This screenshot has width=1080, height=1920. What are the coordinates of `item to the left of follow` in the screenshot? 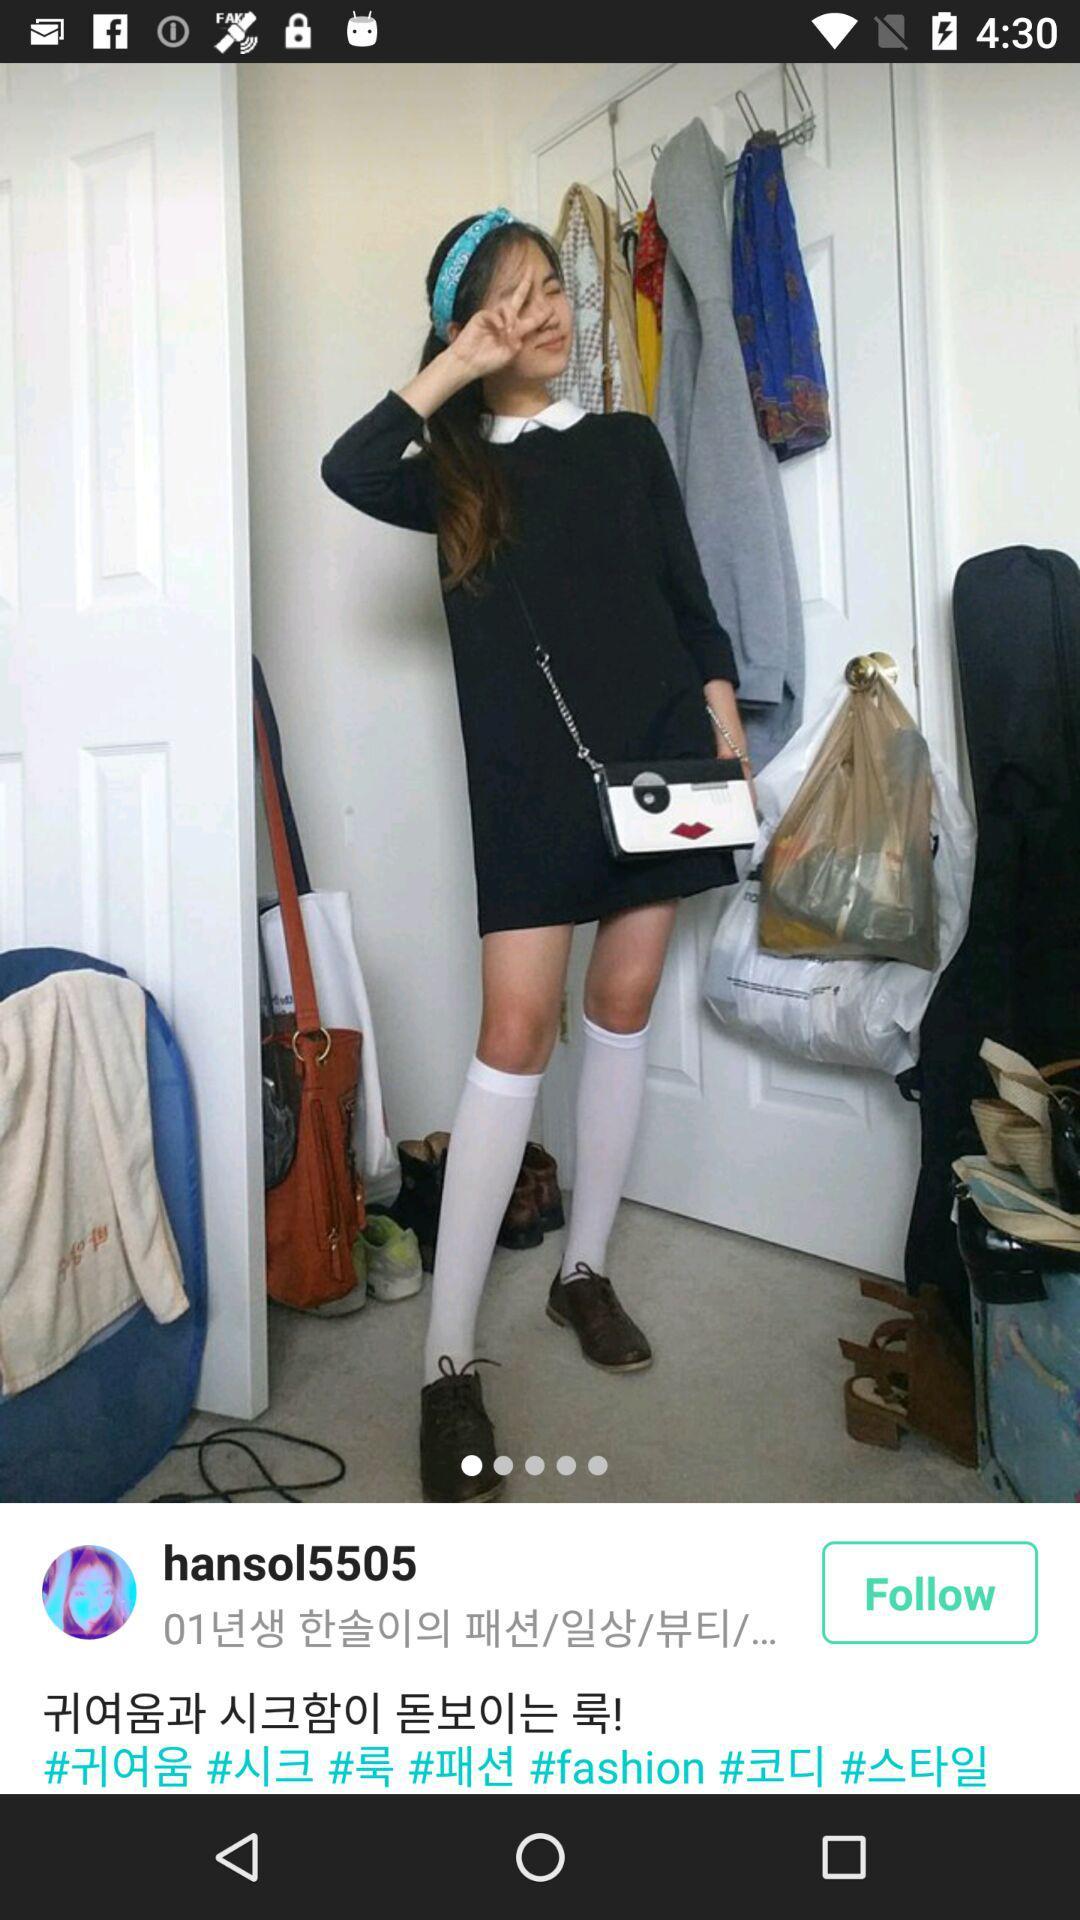 It's located at (290, 1560).